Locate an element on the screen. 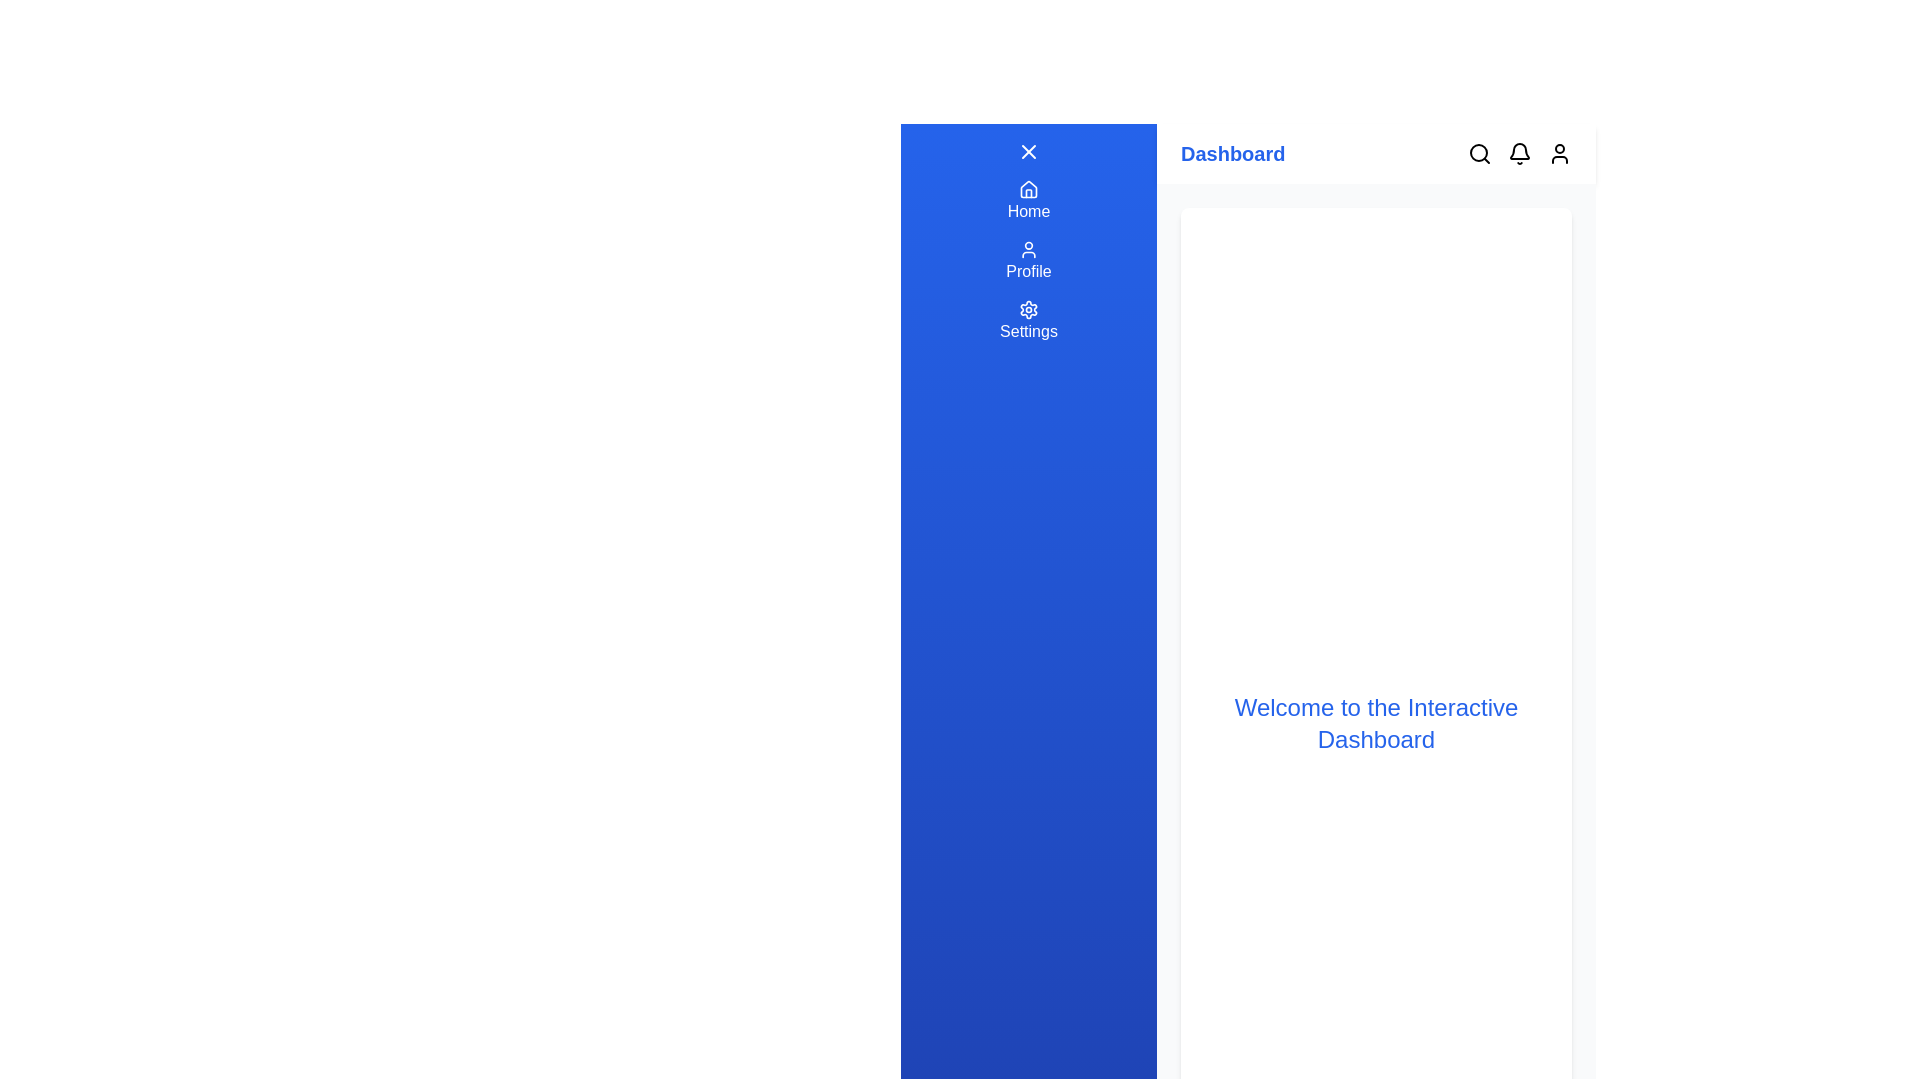  the Navigation button, which is the second option in the vertical sidebar menu, positioned below 'Home' and above 'Settings', to change its styling is located at coordinates (1028, 261).